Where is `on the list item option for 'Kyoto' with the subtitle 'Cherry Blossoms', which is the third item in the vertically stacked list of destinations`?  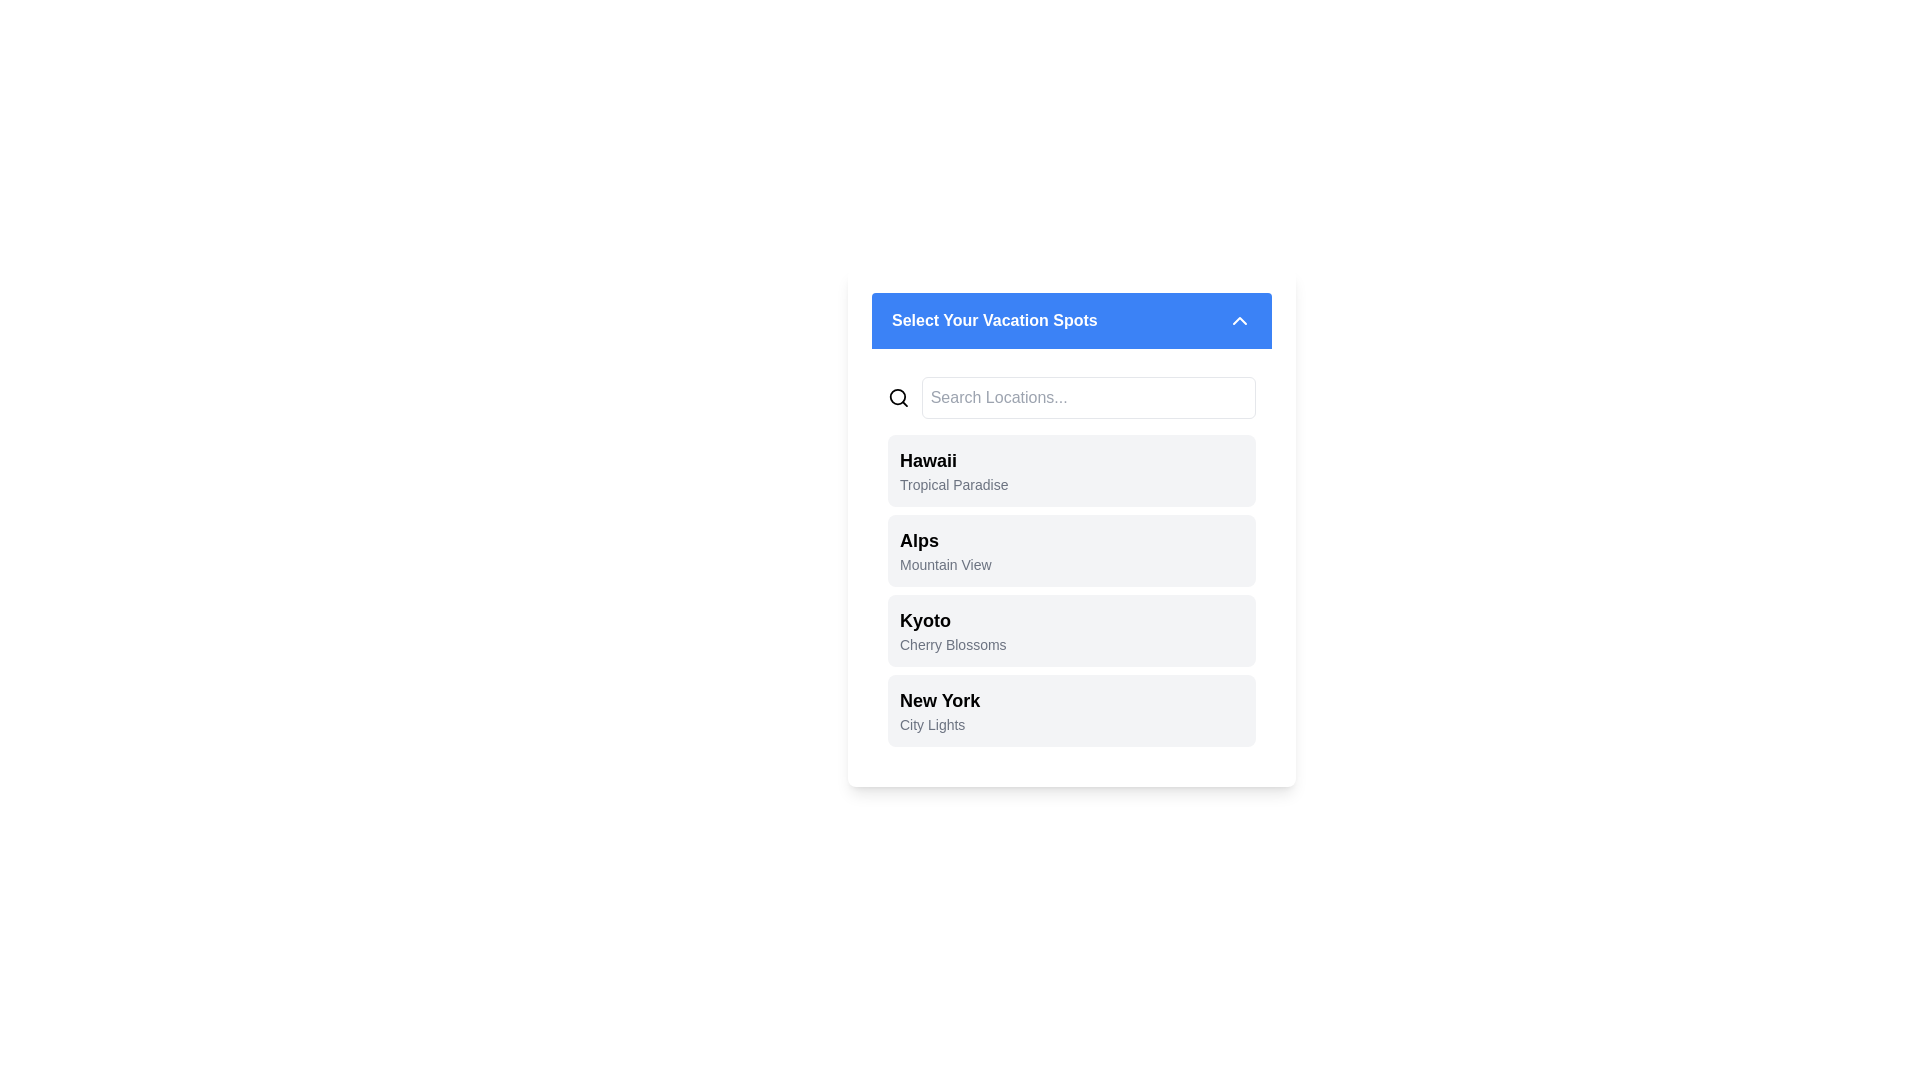
on the list item option for 'Kyoto' with the subtitle 'Cherry Blossoms', which is the third item in the vertically stacked list of destinations is located at coordinates (952, 631).